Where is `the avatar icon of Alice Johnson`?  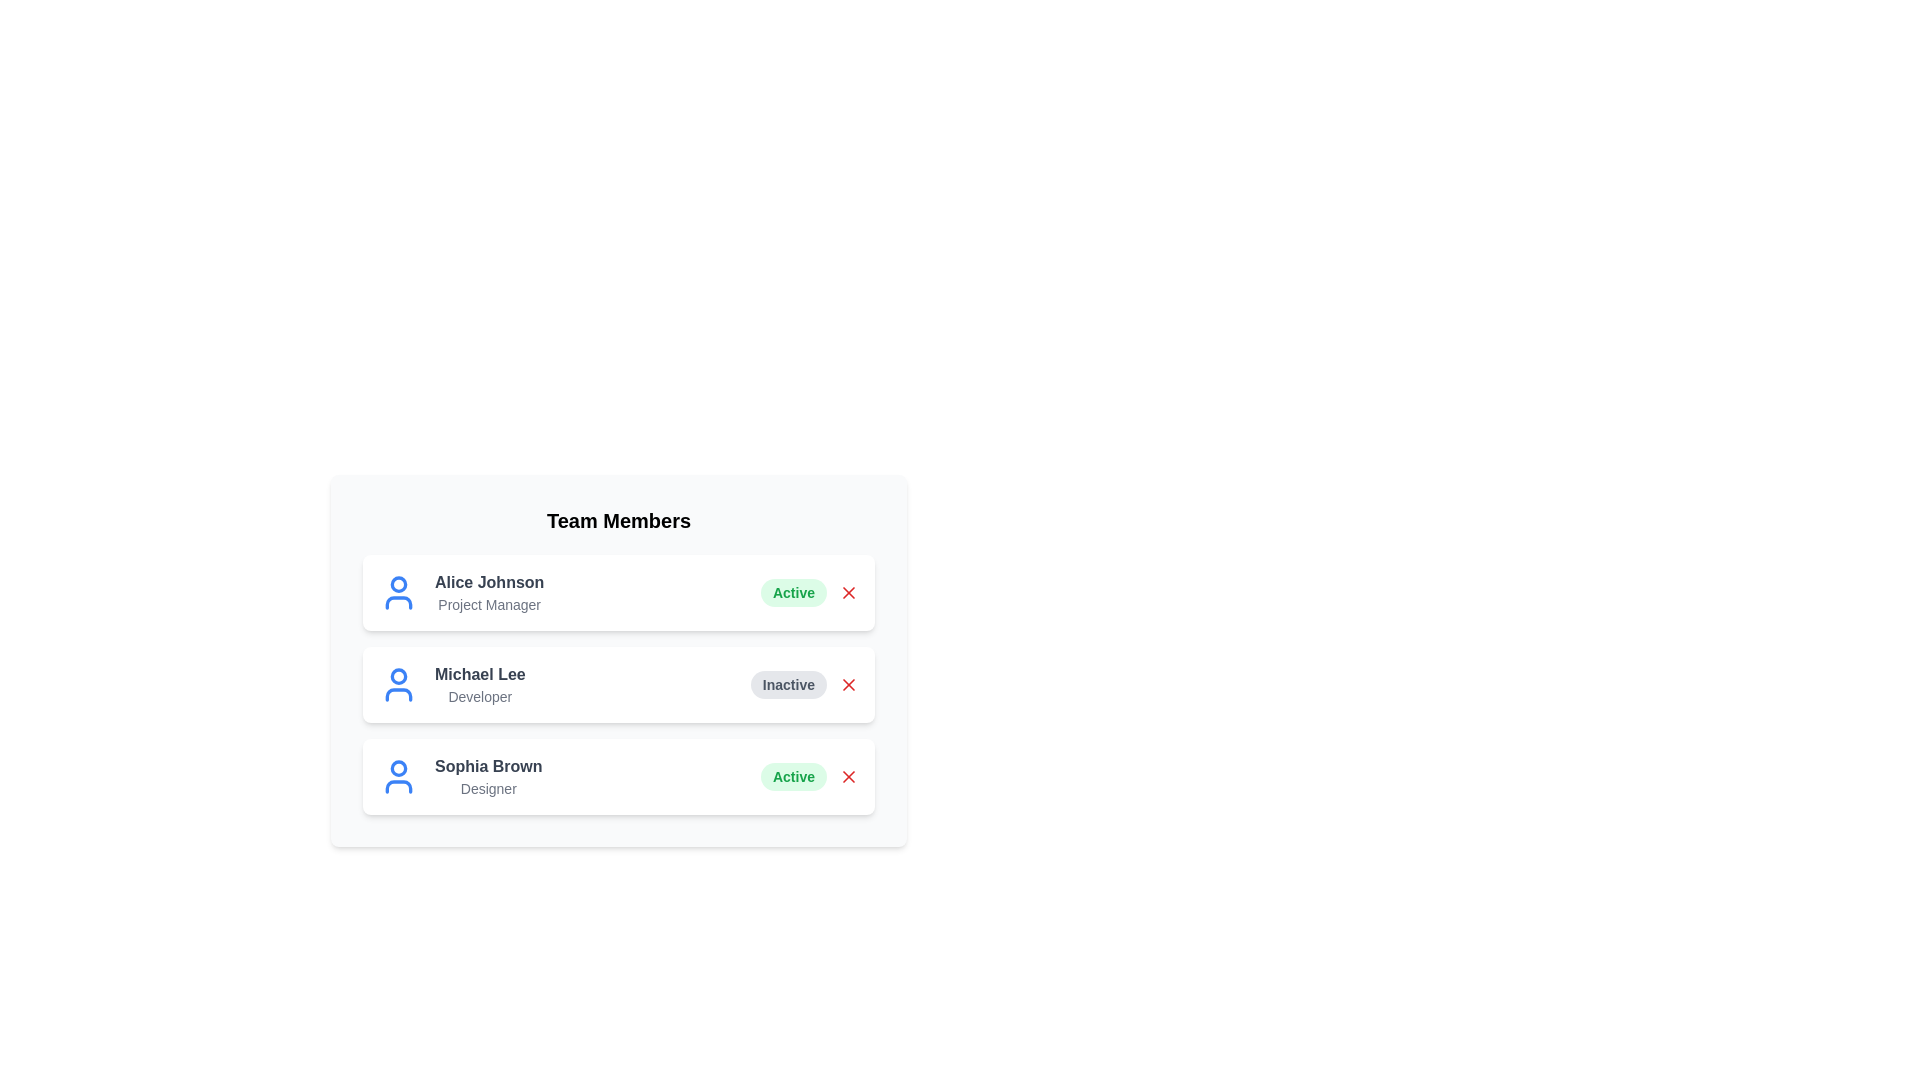
the avatar icon of Alice Johnson is located at coordinates (398, 592).